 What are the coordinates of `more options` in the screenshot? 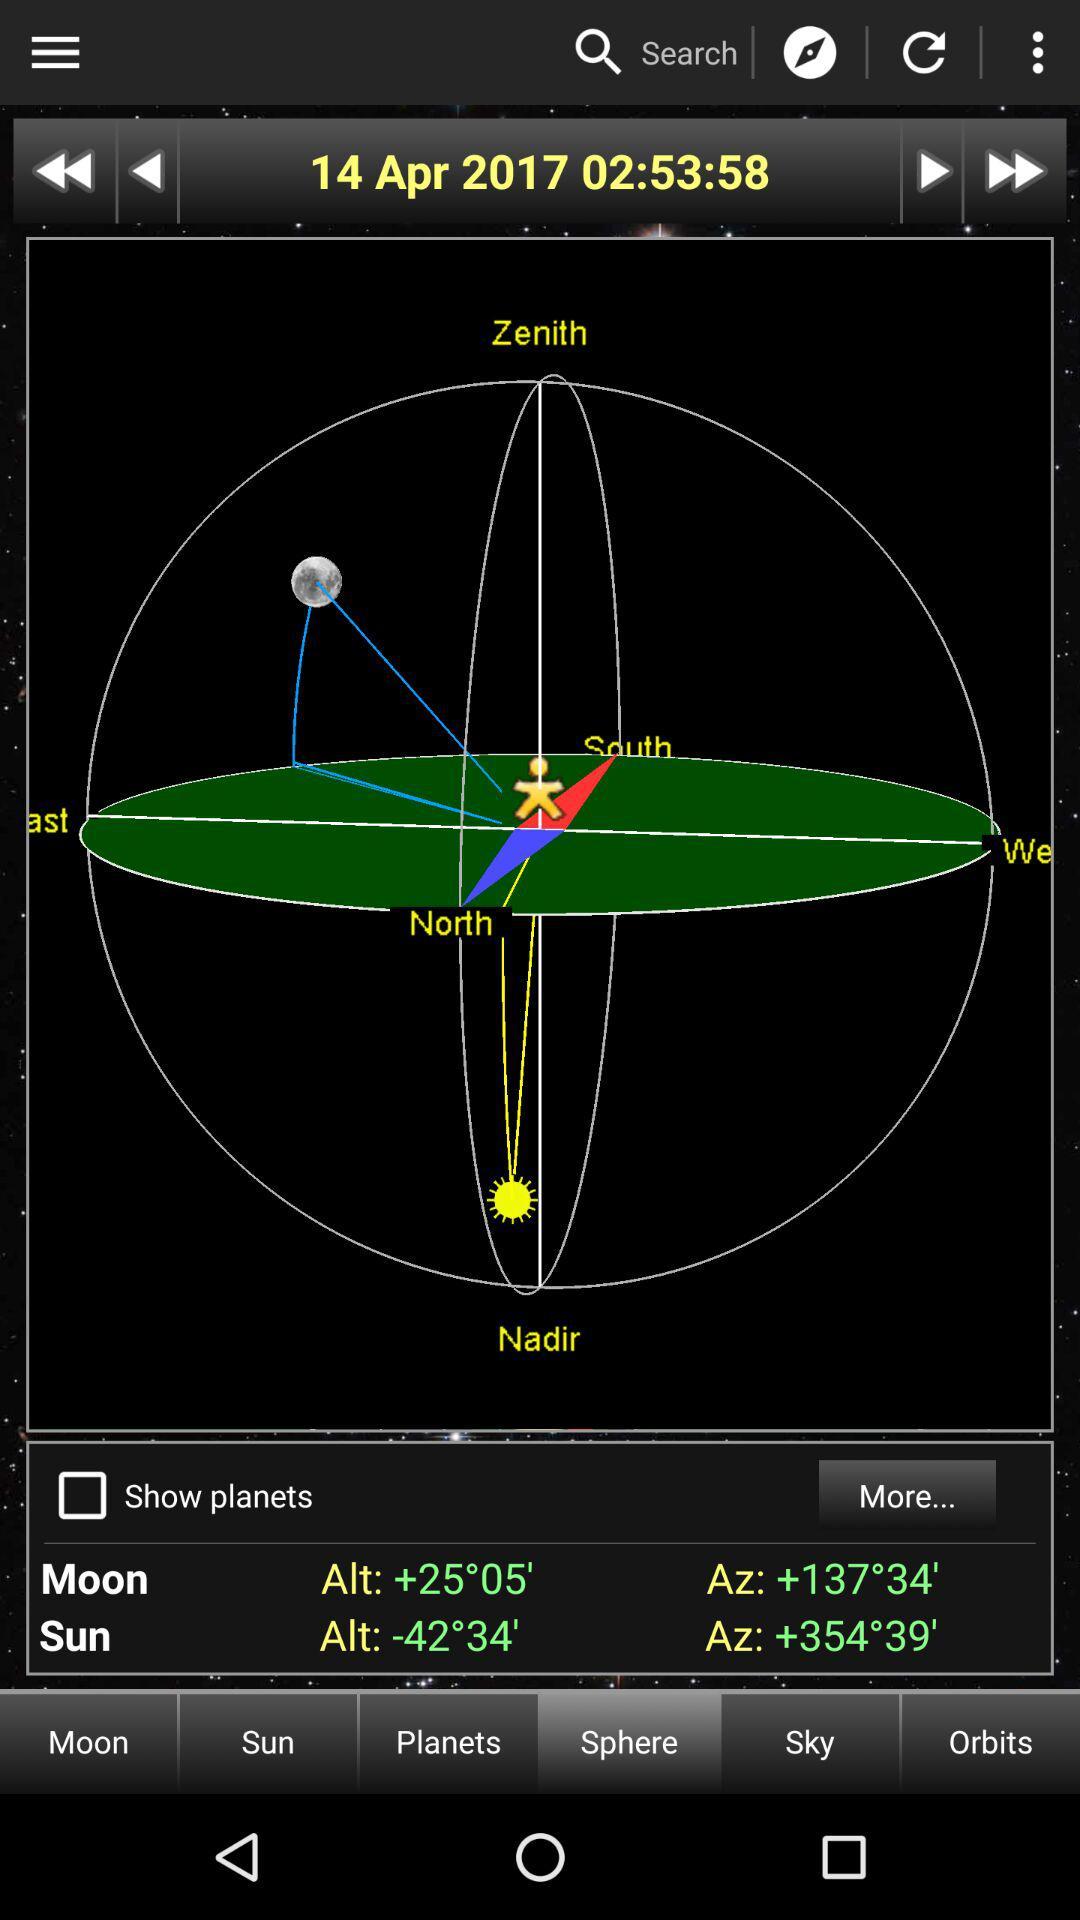 It's located at (1036, 52).